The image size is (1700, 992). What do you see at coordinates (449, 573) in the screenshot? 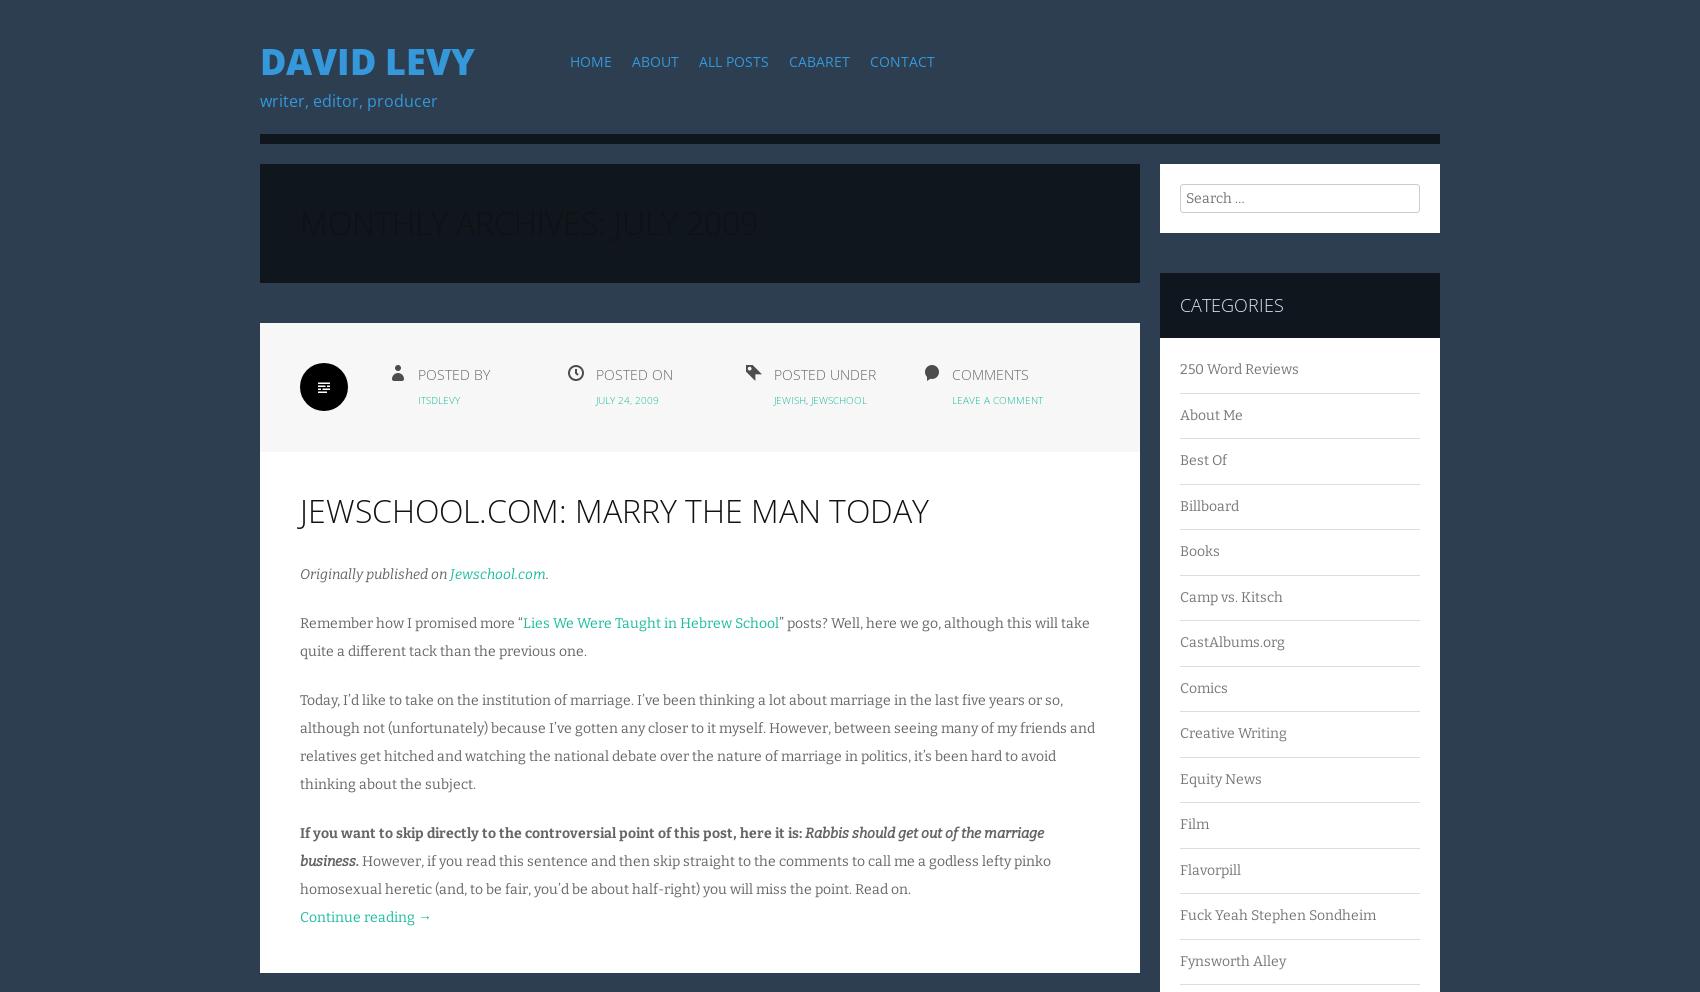
I see `'Jewschool.com'` at bounding box center [449, 573].